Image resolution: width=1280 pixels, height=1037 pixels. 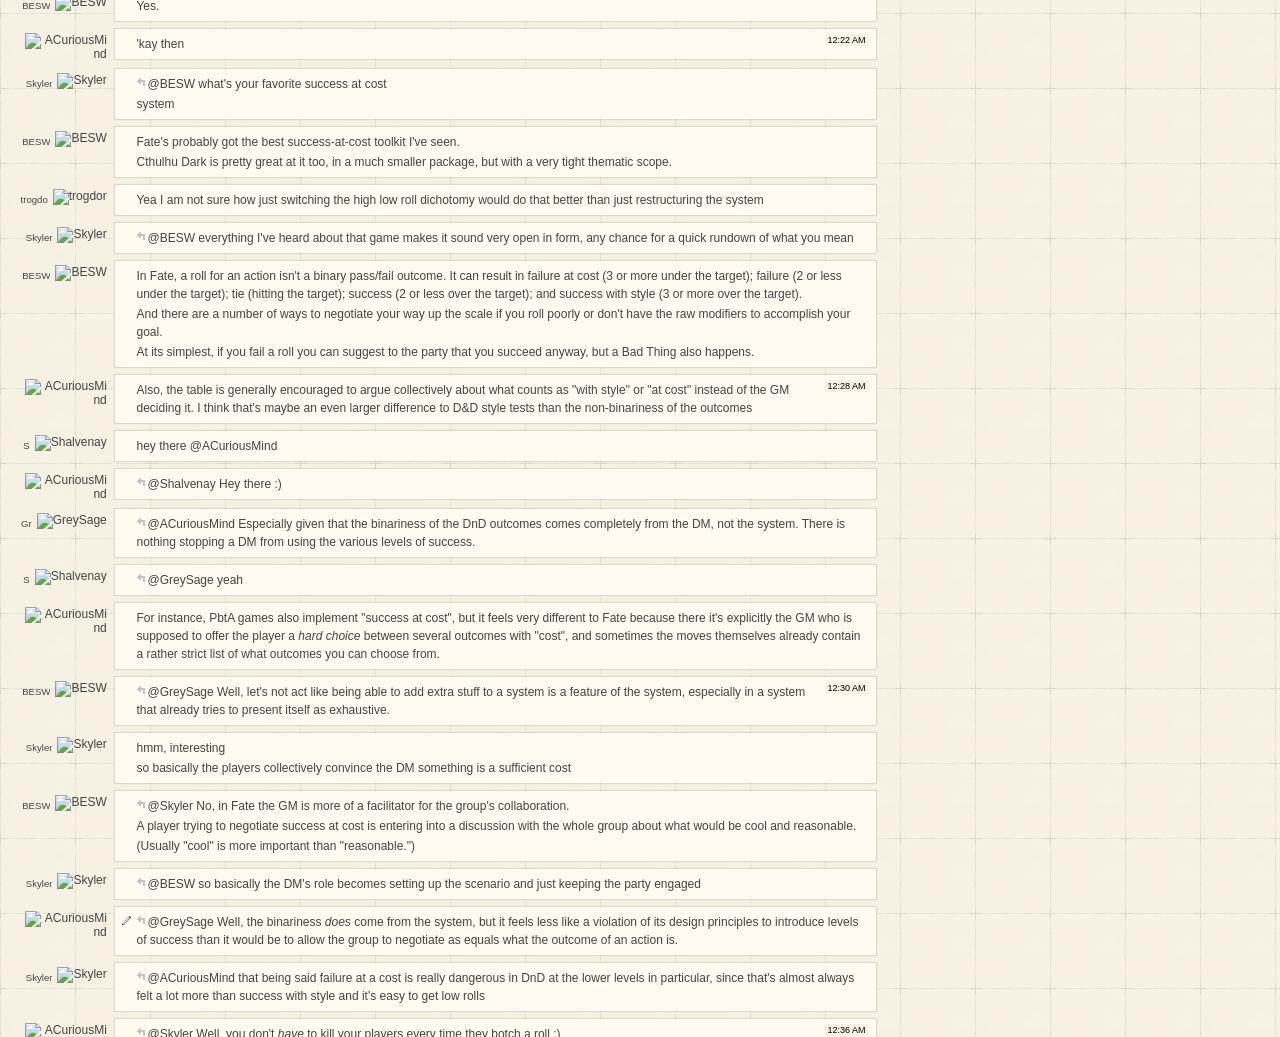 I want to click on 'hmm, interesting', so click(x=180, y=747).